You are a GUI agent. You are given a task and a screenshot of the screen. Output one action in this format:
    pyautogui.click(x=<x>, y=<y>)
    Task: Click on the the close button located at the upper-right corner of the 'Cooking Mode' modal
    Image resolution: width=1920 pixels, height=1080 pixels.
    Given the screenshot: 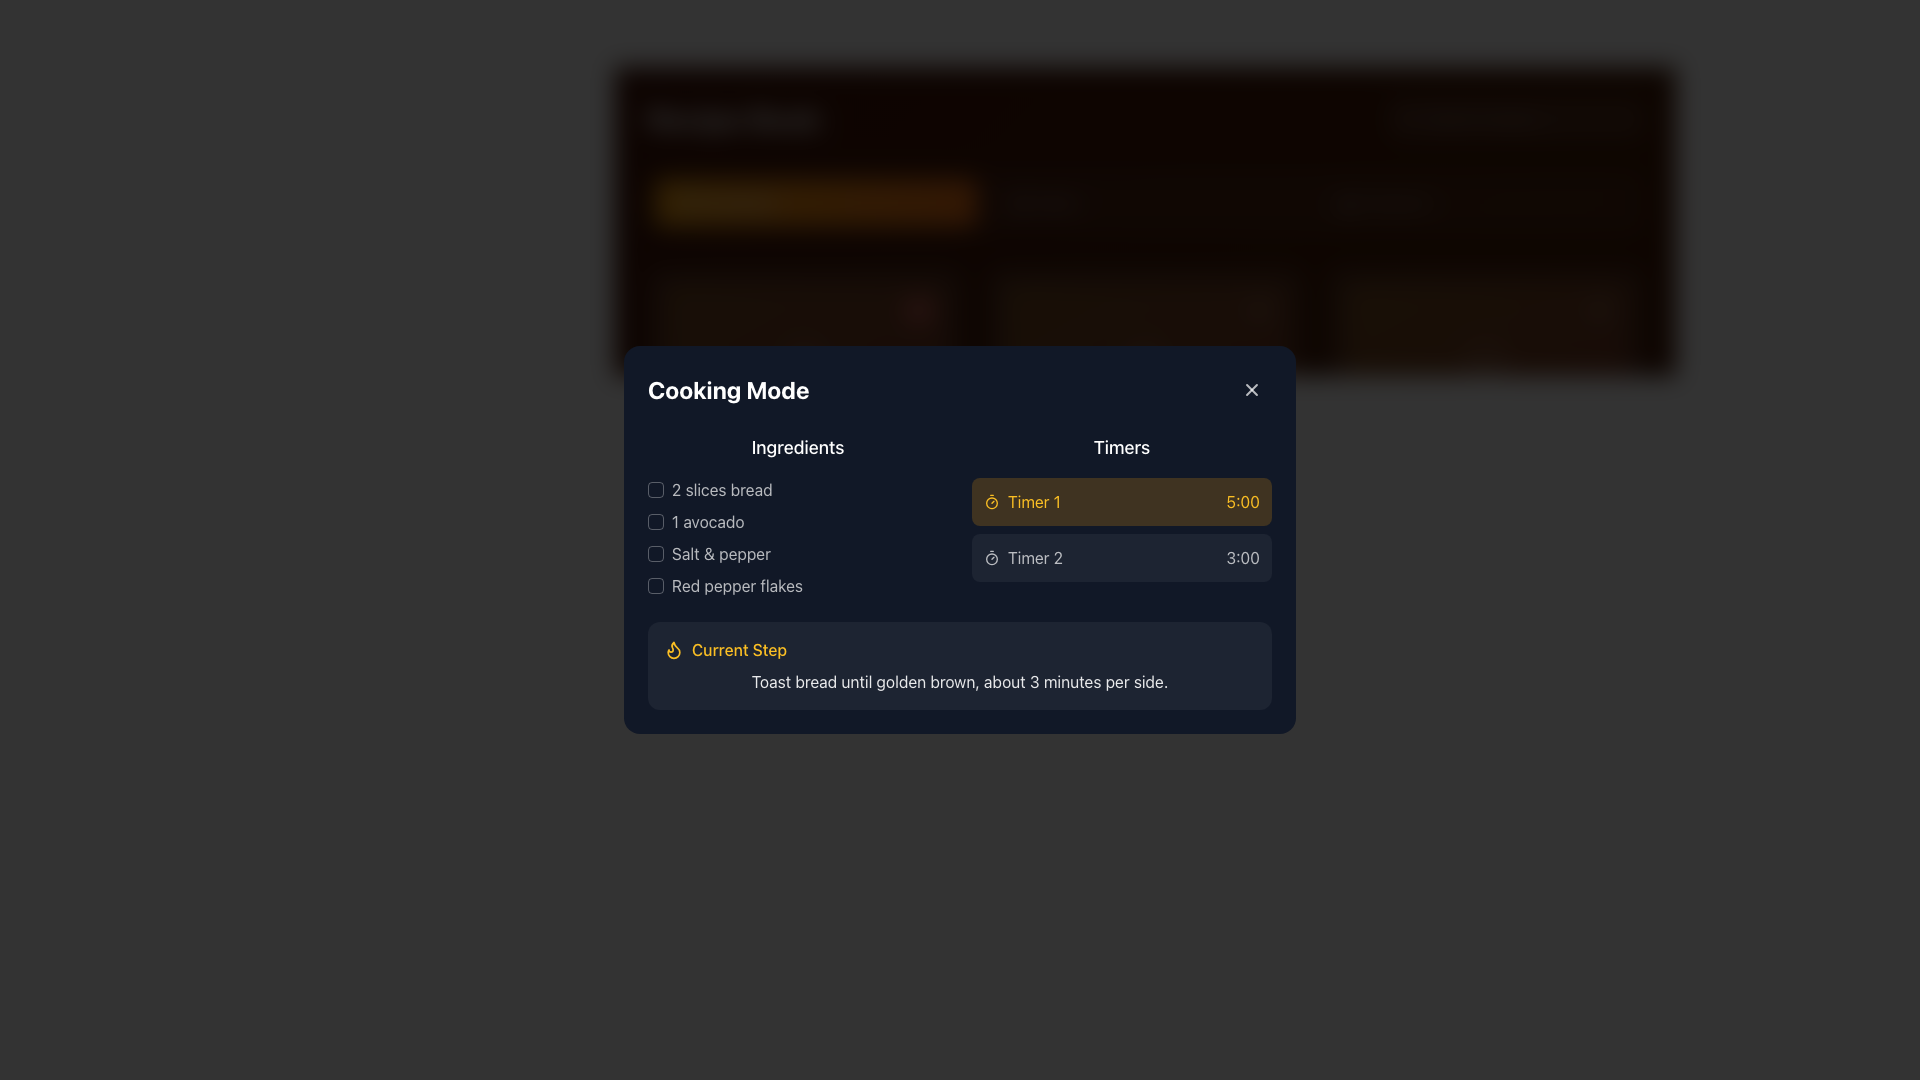 What is the action you would take?
    pyautogui.click(x=1251, y=389)
    